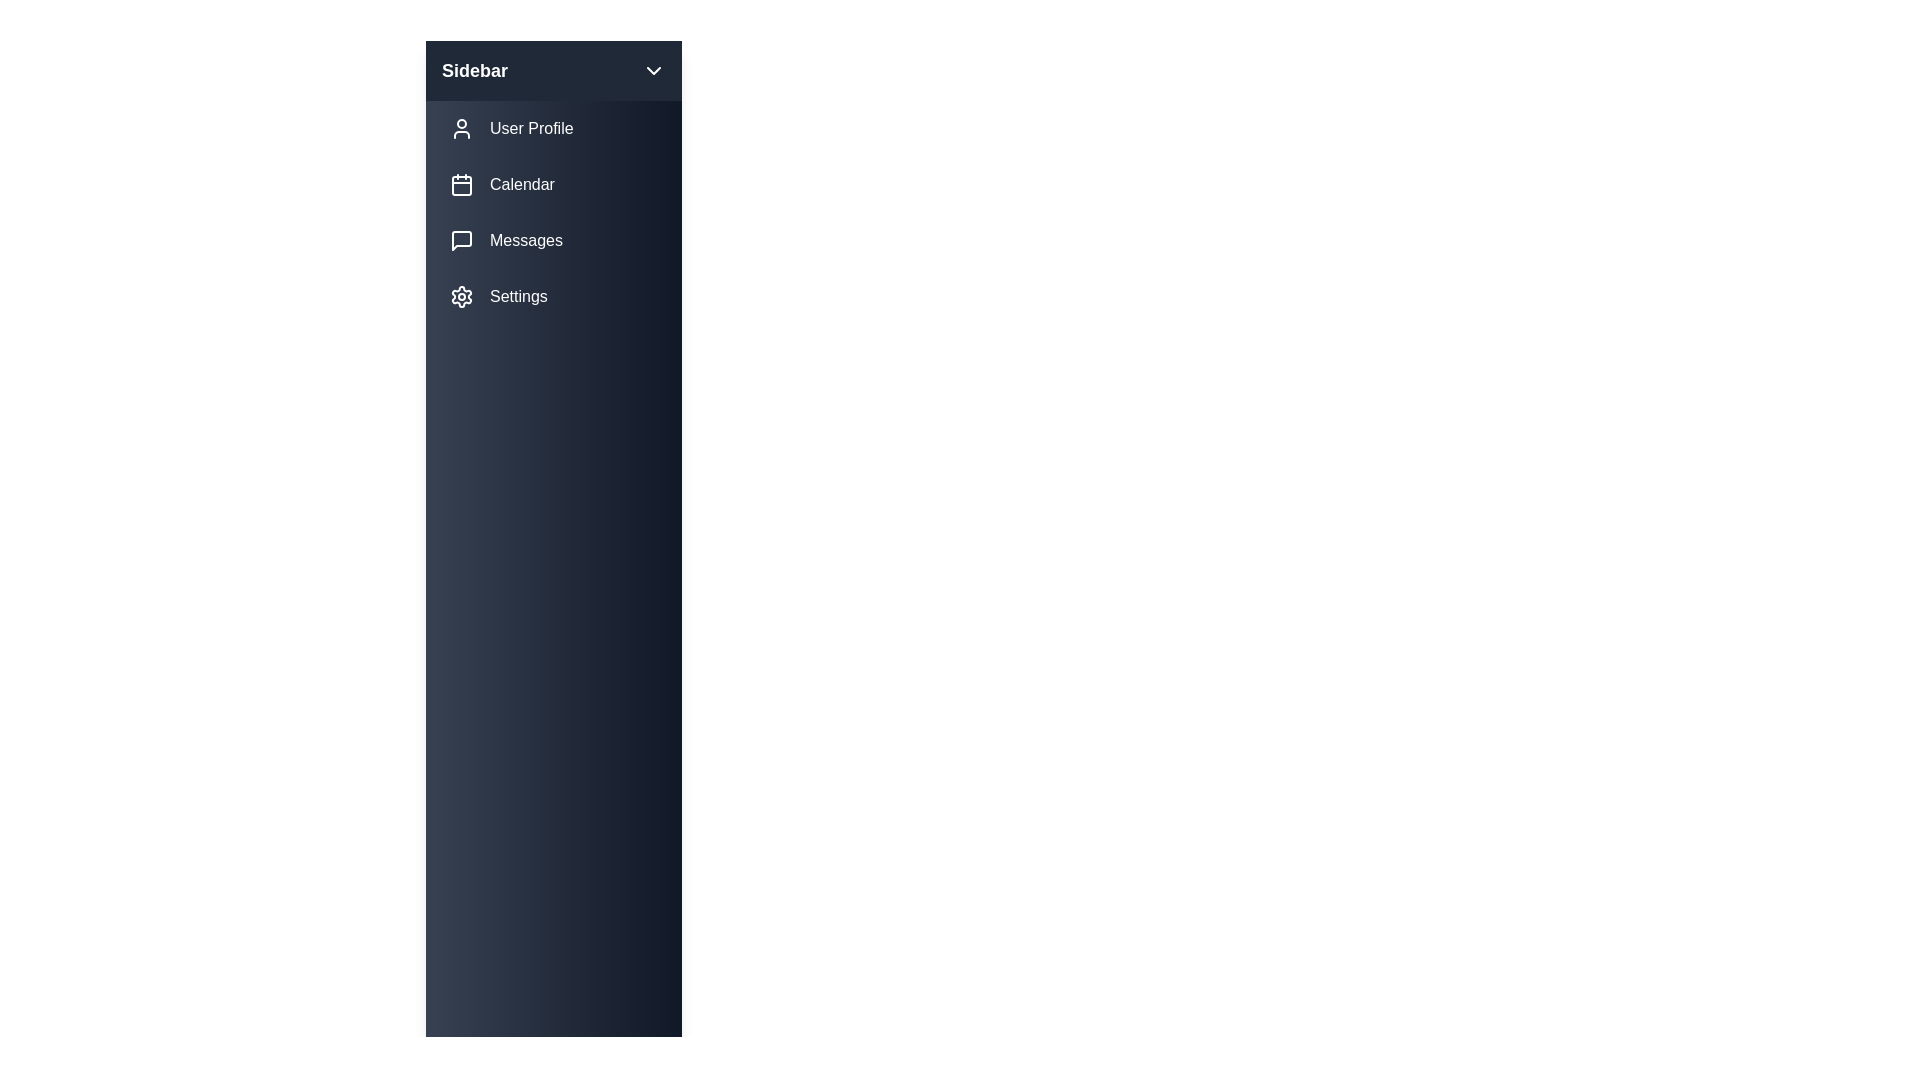 Image resolution: width=1920 pixels, height=1080 pixels. Describe the element at coordinates (653, 69) in the screenshot. I see `the toggle button to change the sidebar's expansion state` at that location.